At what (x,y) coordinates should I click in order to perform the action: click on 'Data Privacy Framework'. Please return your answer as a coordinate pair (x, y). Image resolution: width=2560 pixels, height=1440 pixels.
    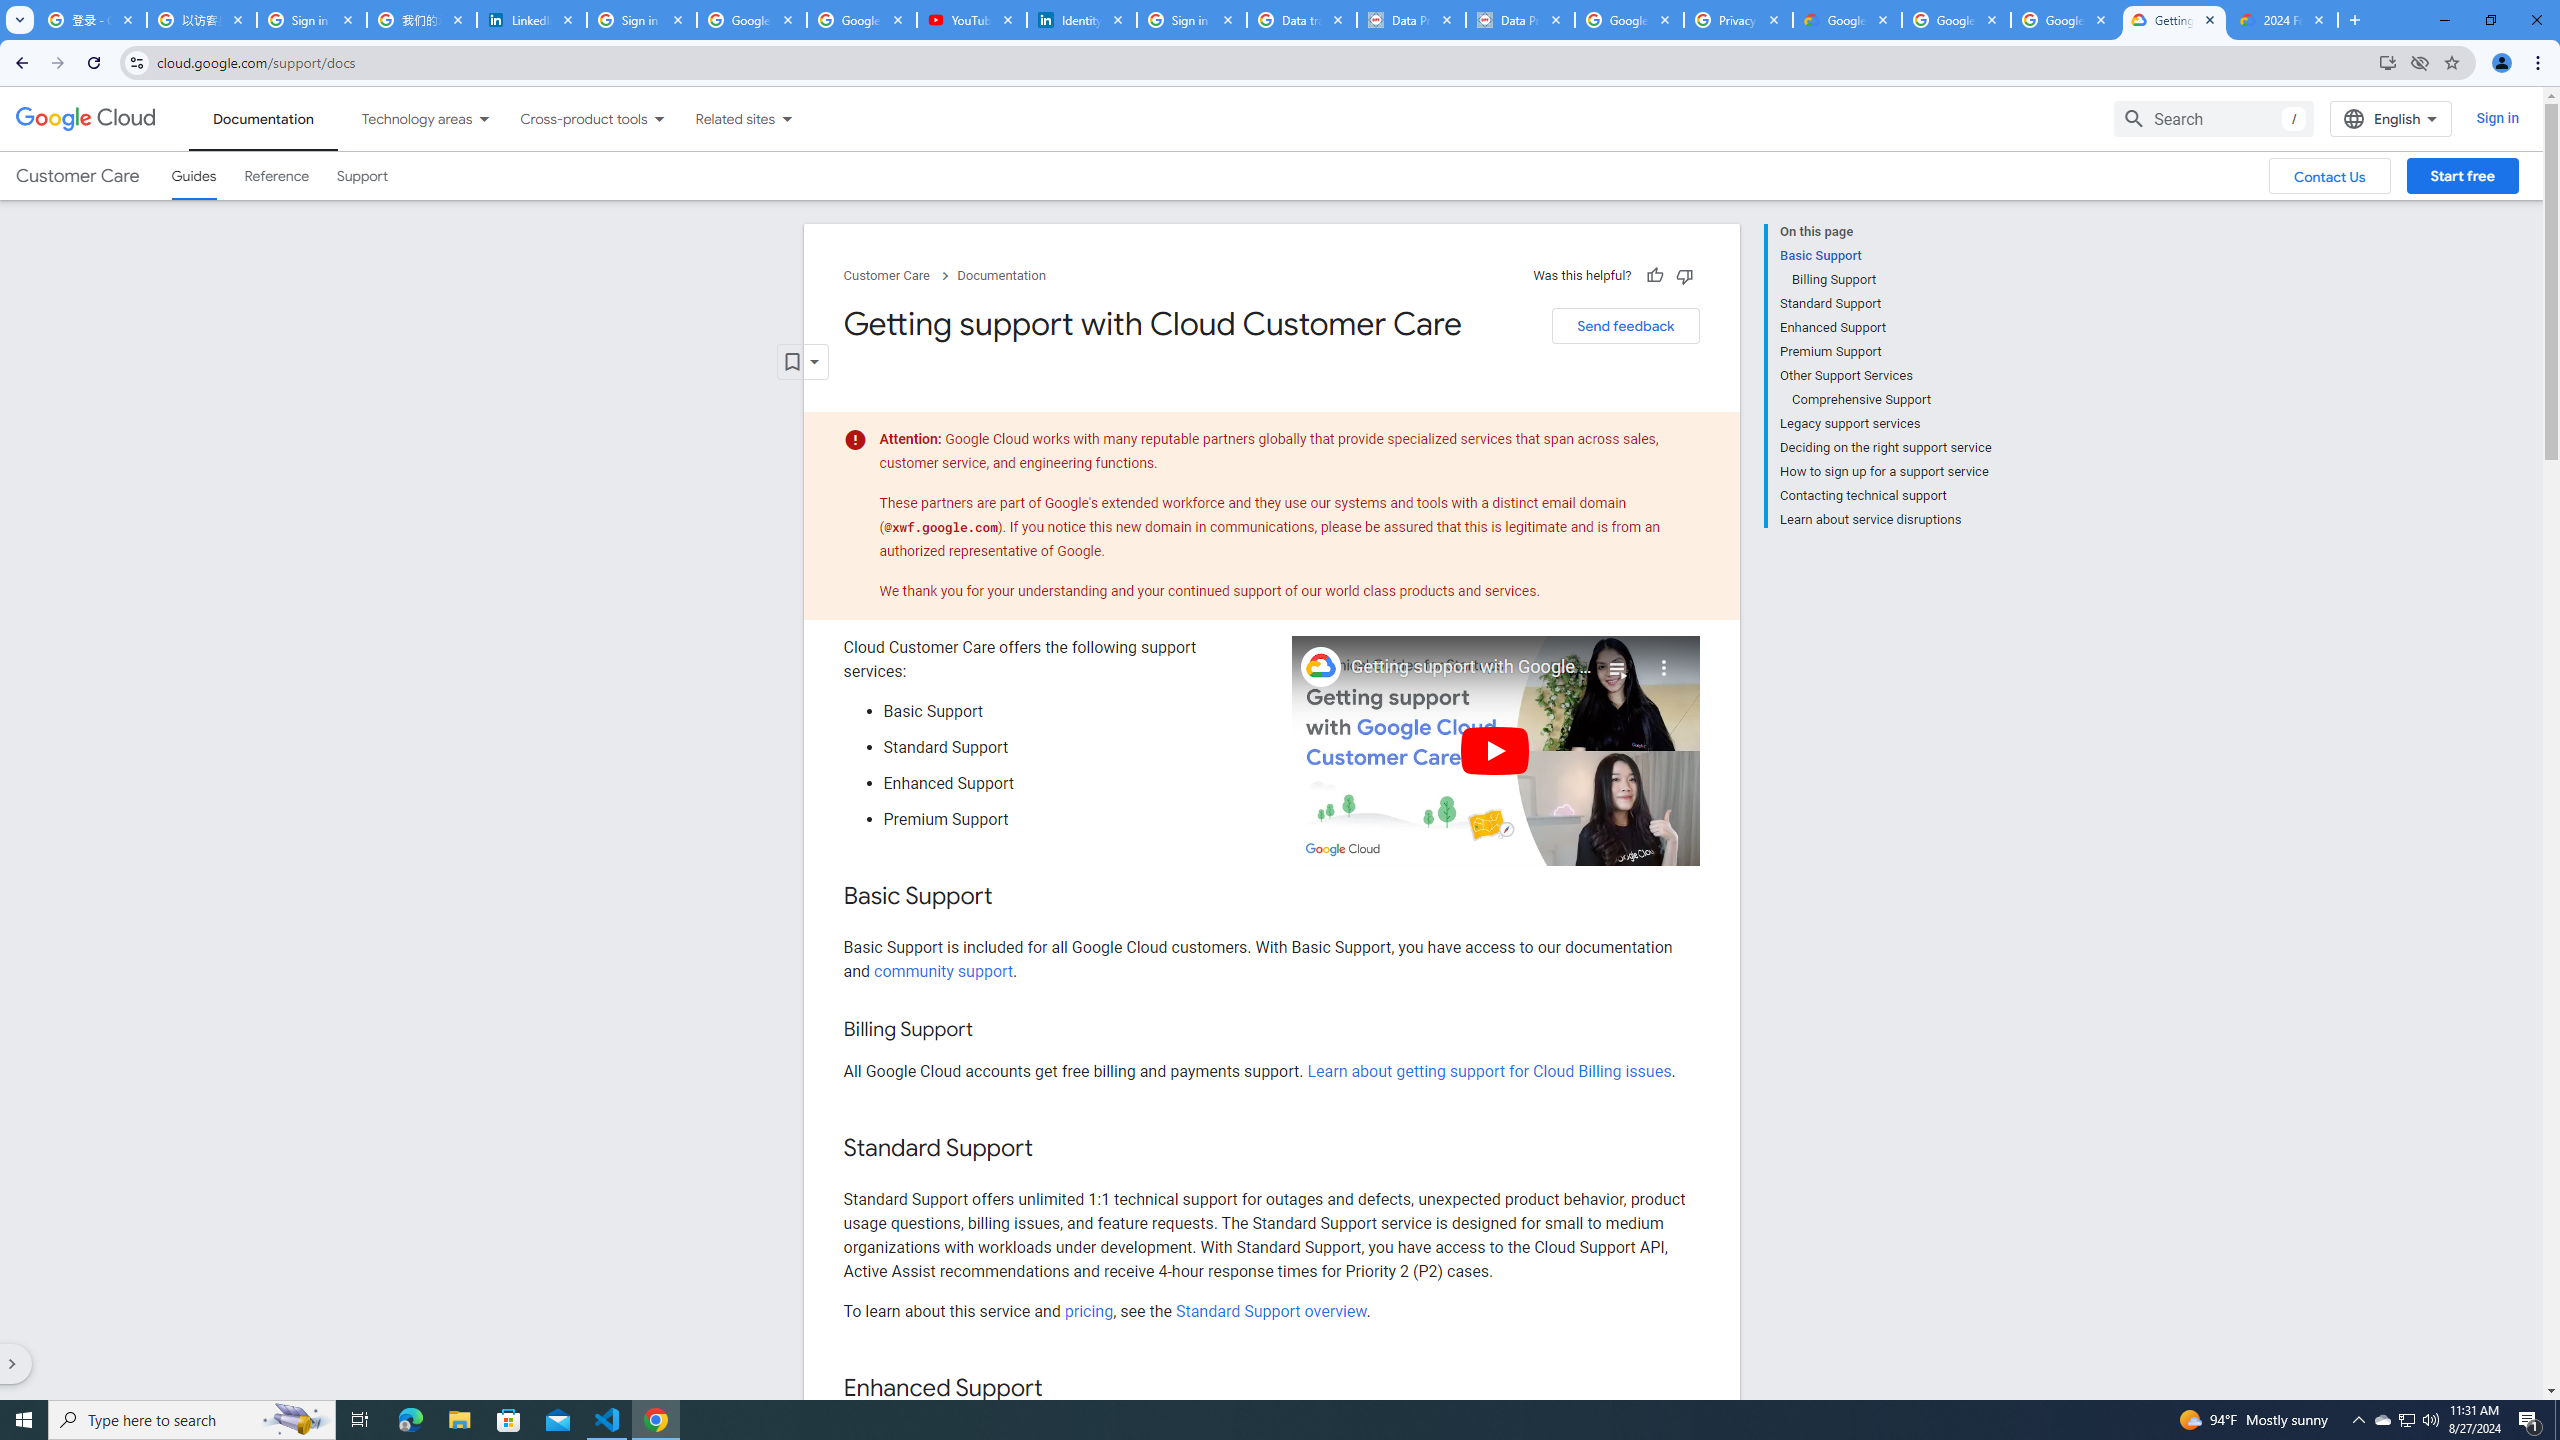
    Looking at the image, I should click on (1520, 19).